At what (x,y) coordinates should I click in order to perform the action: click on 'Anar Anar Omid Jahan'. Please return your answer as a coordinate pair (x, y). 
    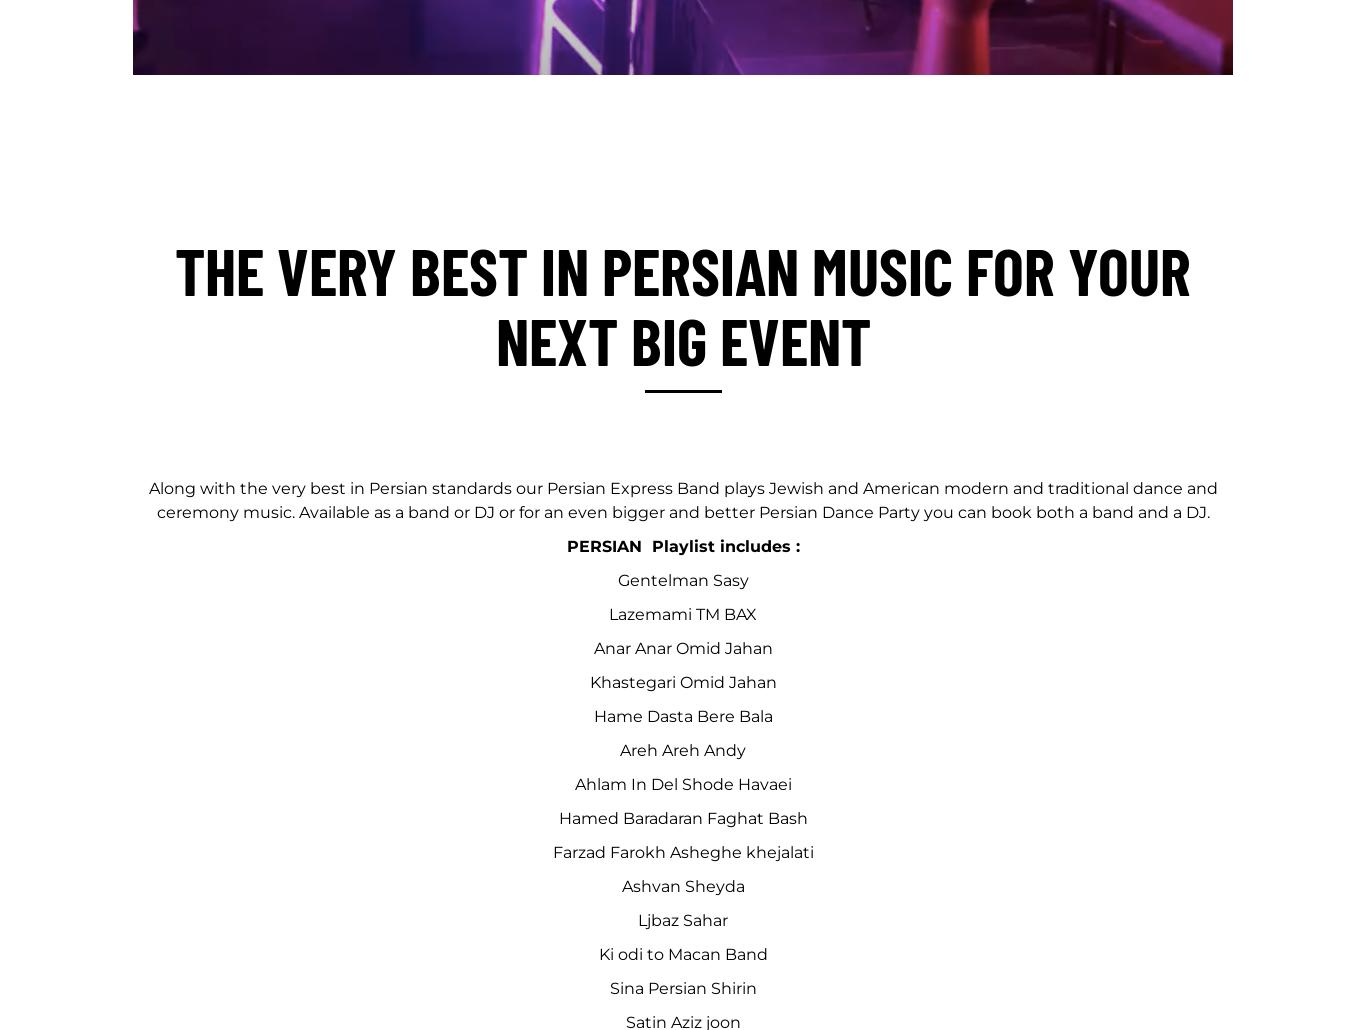
    Looking at the image, I should click on (681, 647).